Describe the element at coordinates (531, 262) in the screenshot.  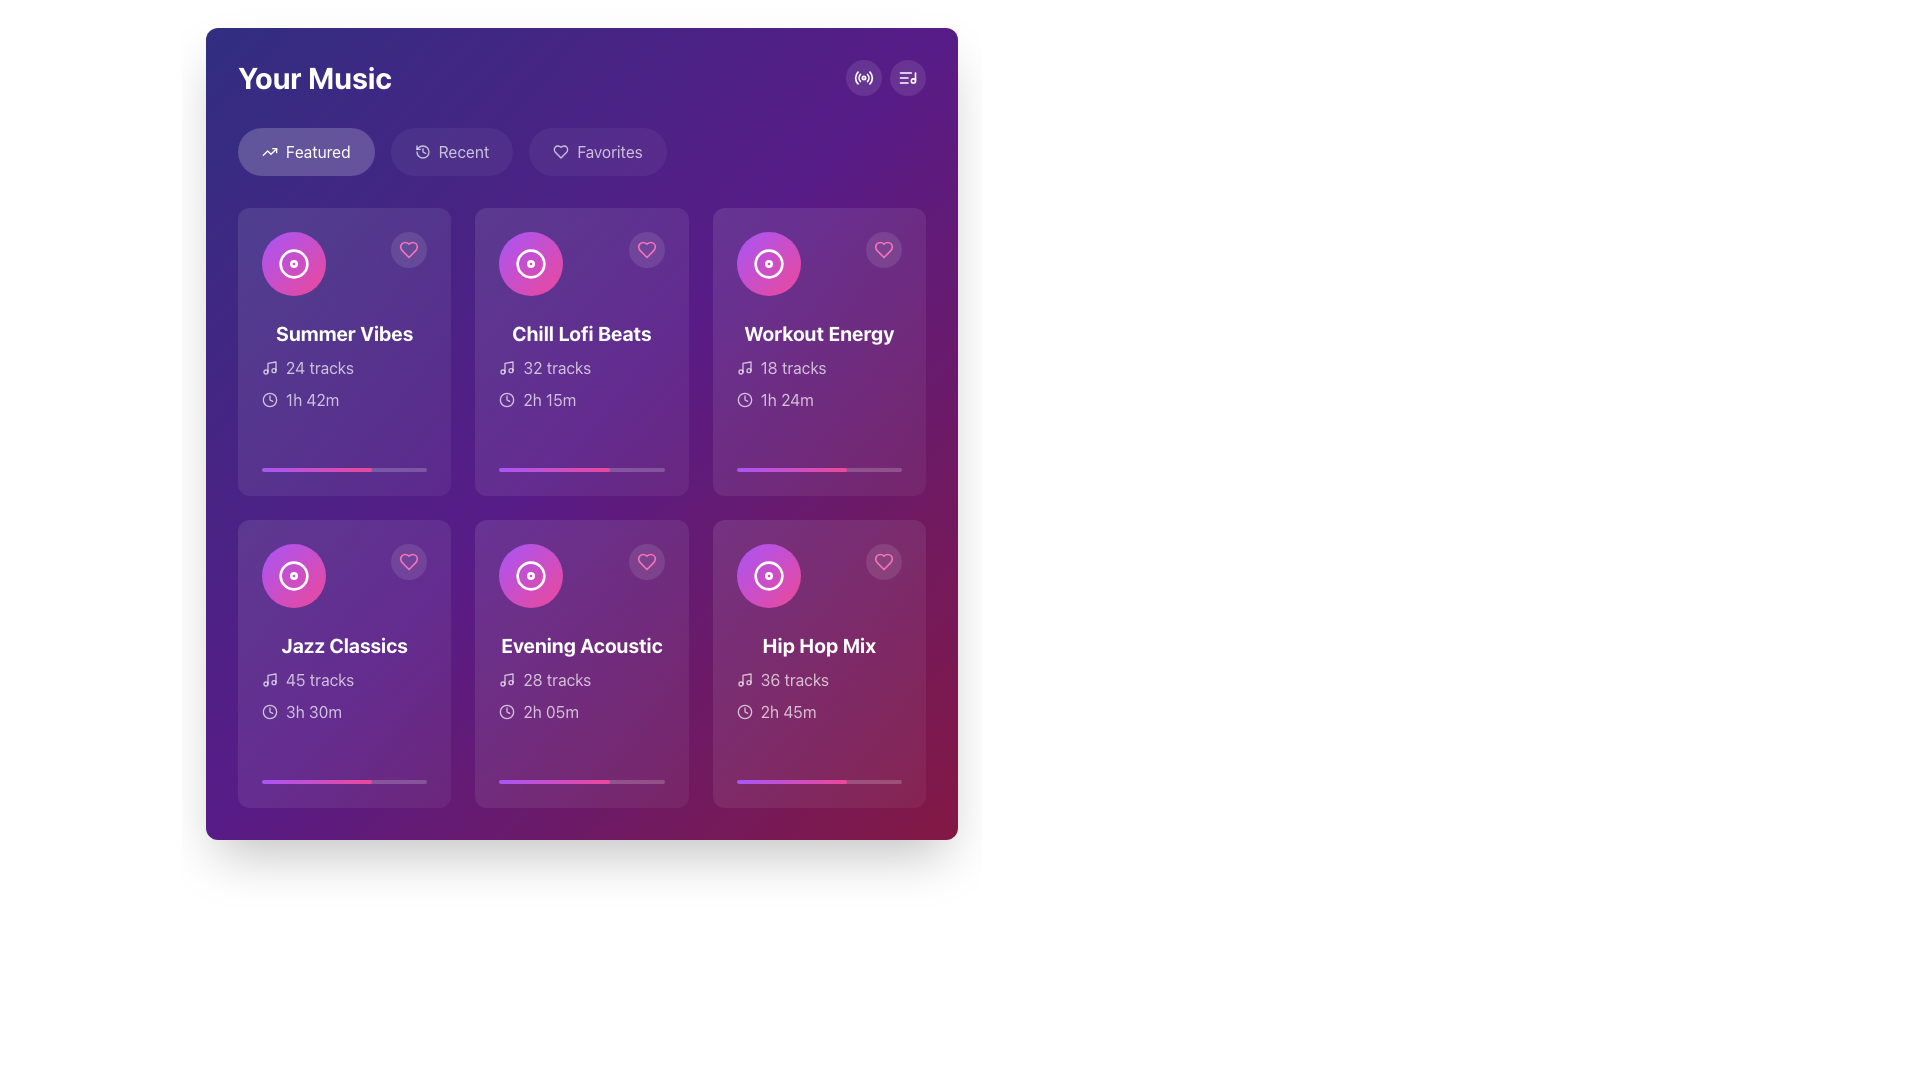
I see `the circular graphic icon with two concentric circles in white, located in the top-middle card titled 'Chill Lofi Beats'` at that location.